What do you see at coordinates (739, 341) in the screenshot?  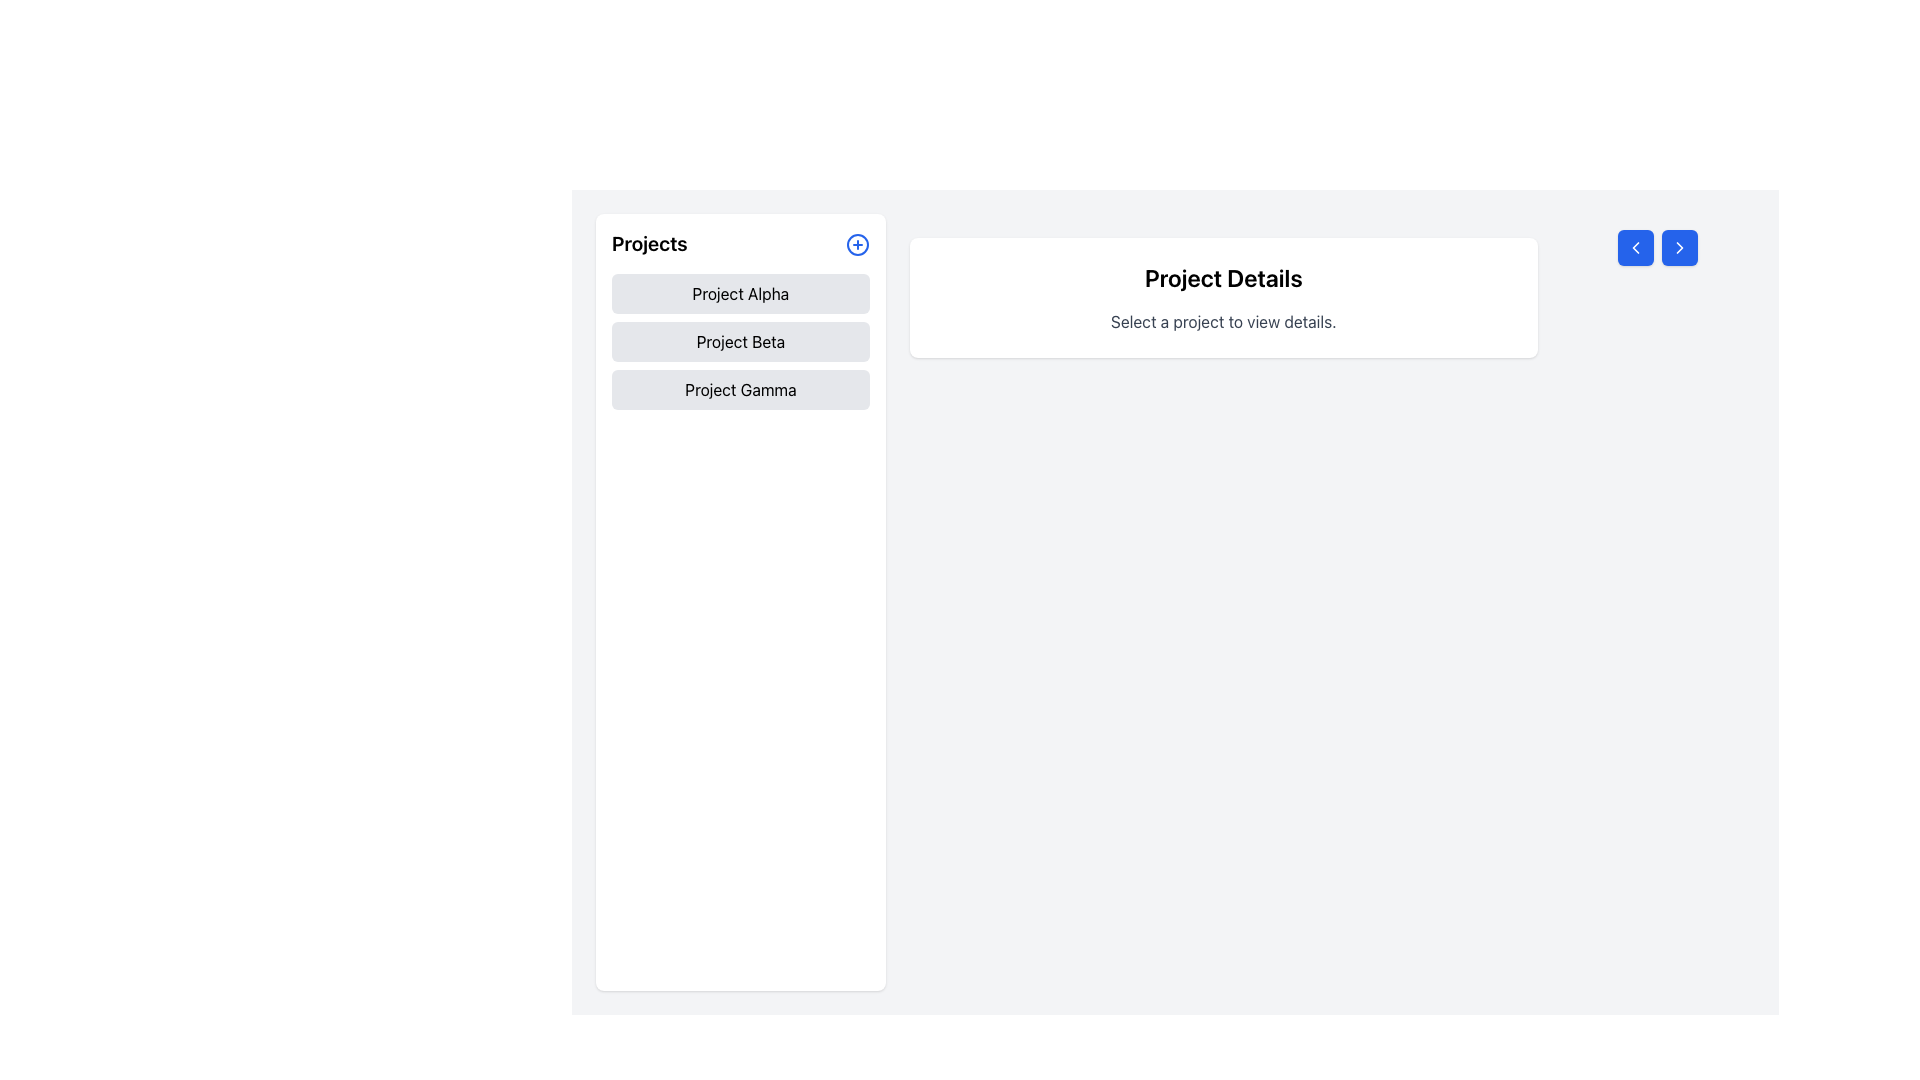 I see `the 'Project Beta' button-like selectable list item` at bounding box center [739, 341].